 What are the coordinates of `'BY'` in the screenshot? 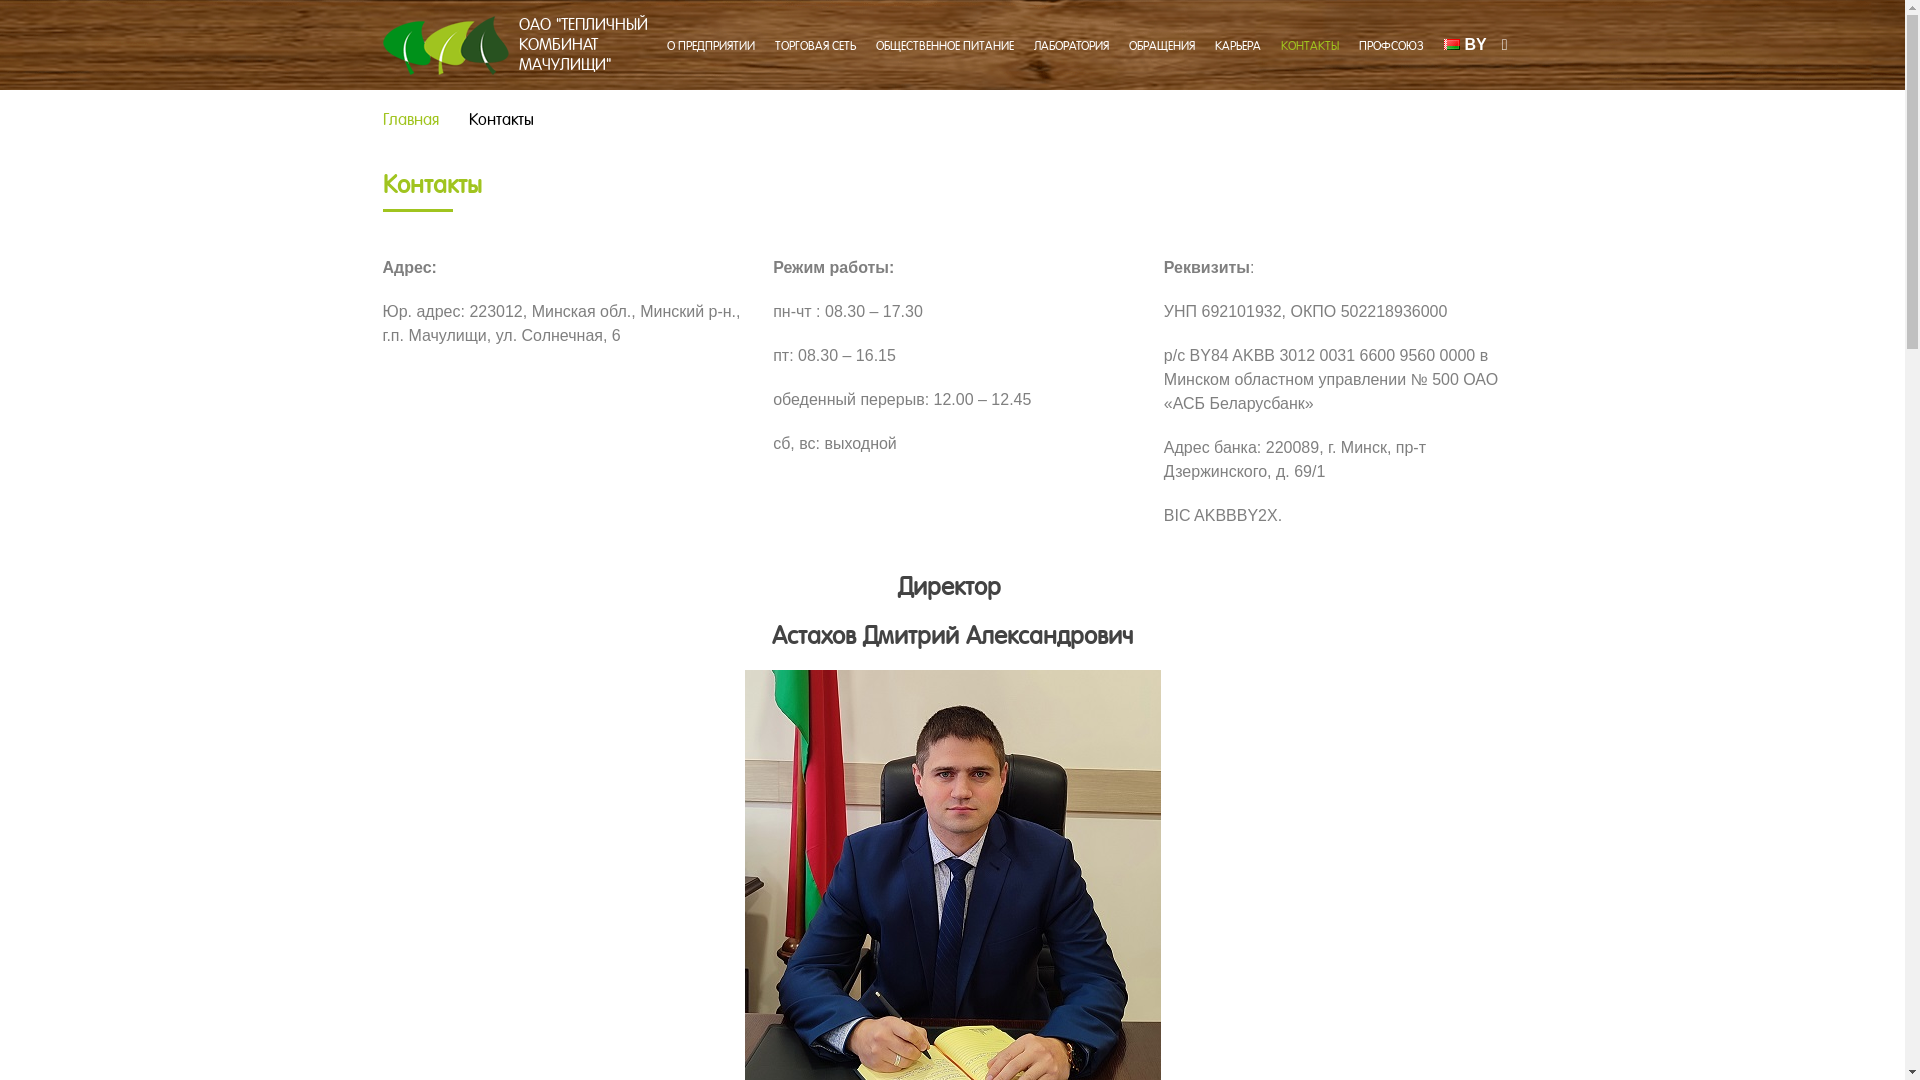 It's located at (1465, 44).